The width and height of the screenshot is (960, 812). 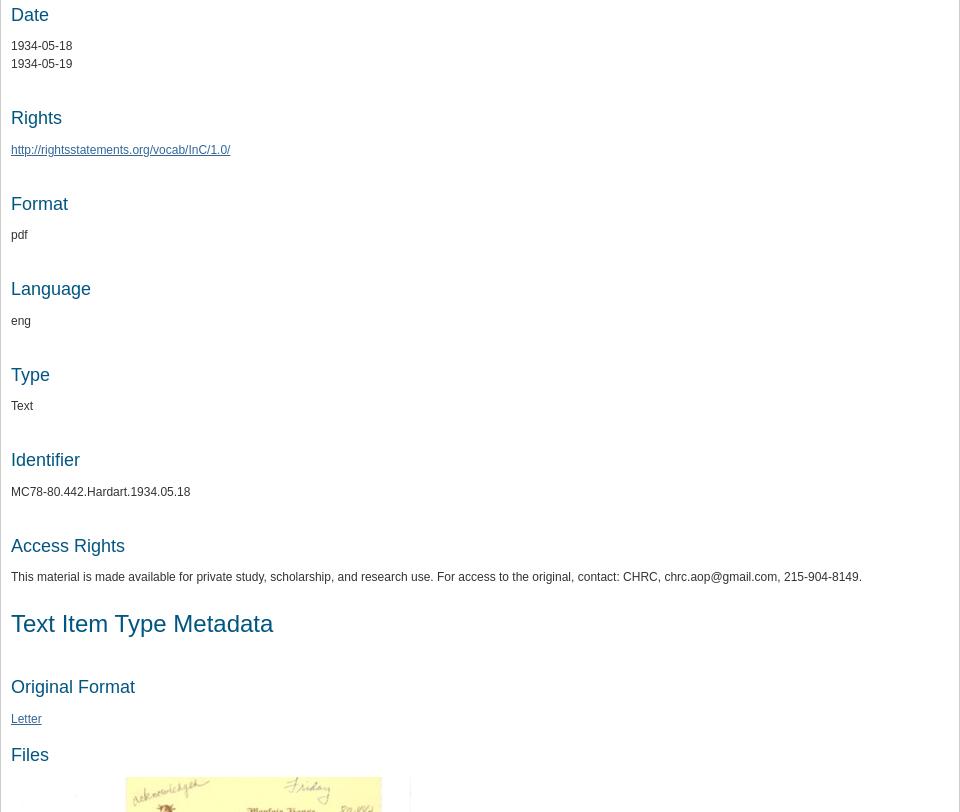 I want to click on 'http://rightsstatements.org/vocab/InC/1.0/', so click(x=10, y=149).